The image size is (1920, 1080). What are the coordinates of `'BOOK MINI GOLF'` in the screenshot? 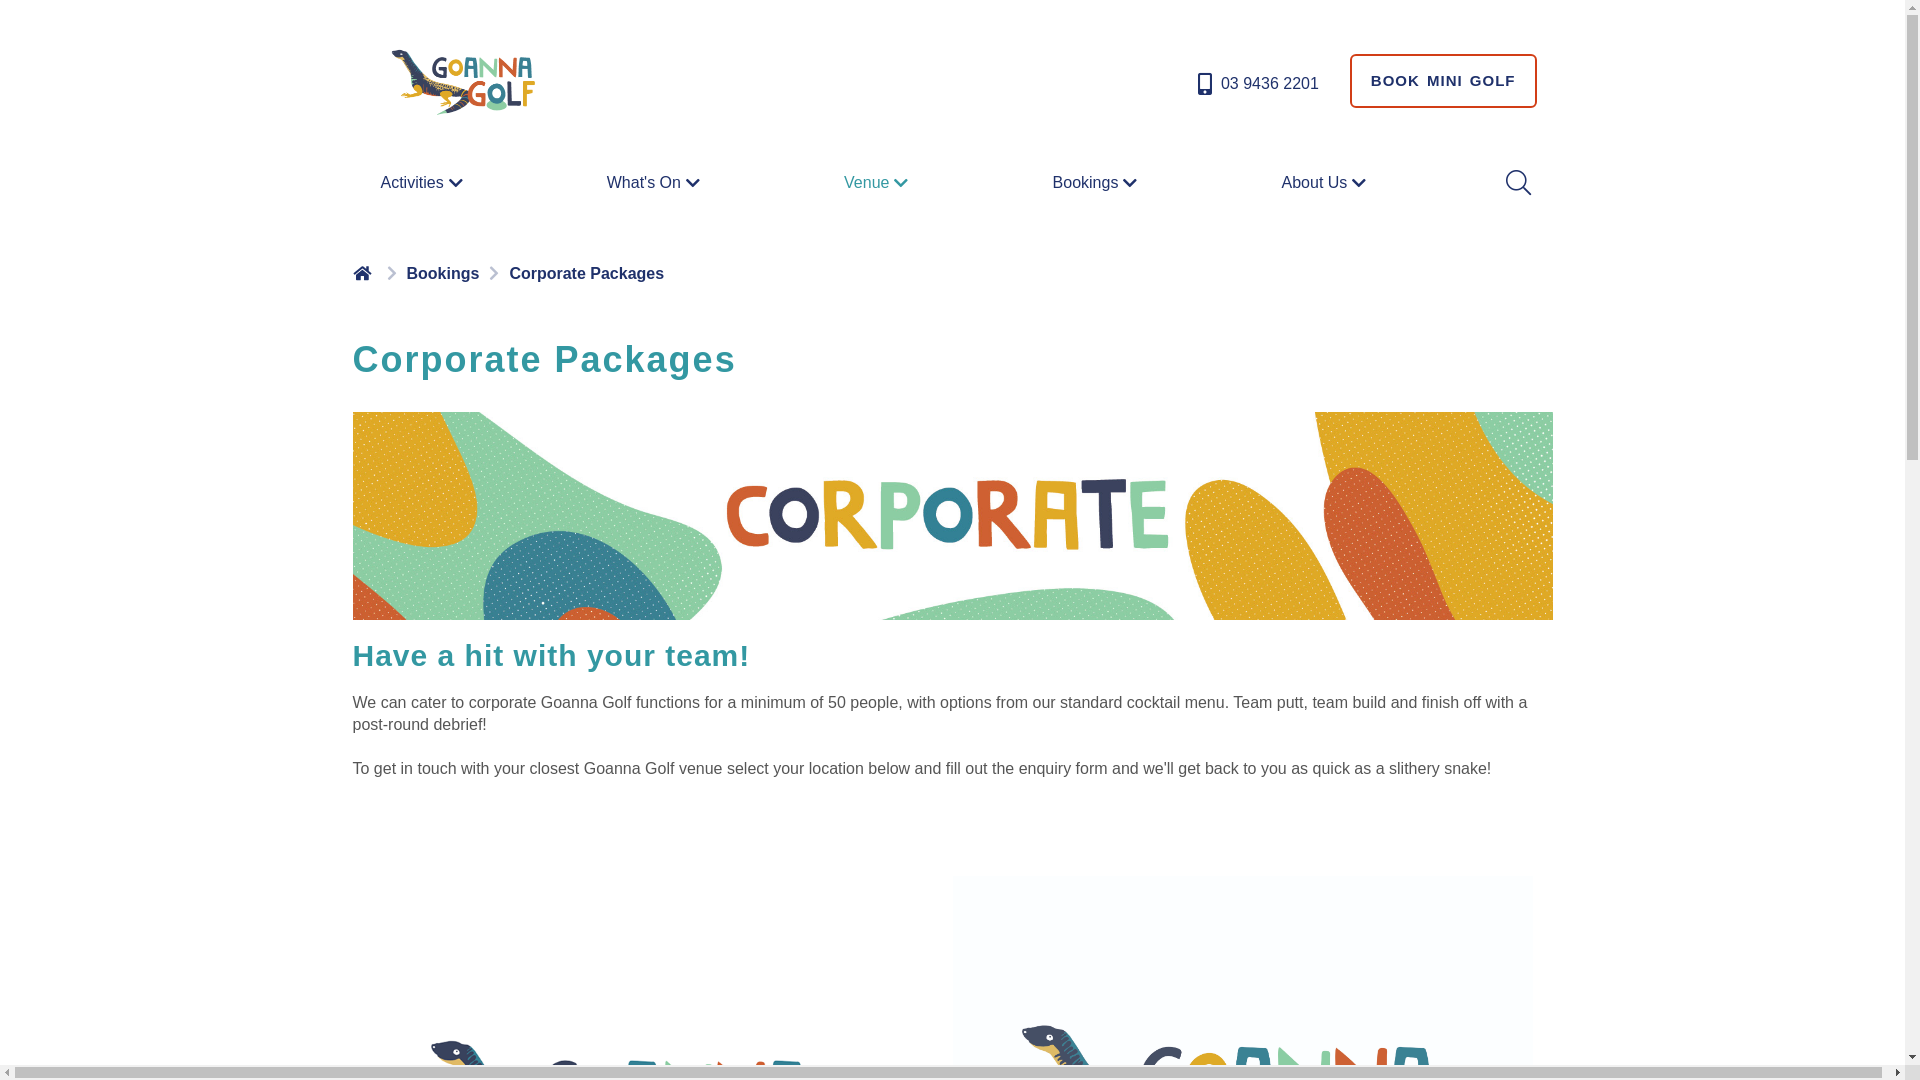 It's located at (1443, 80).